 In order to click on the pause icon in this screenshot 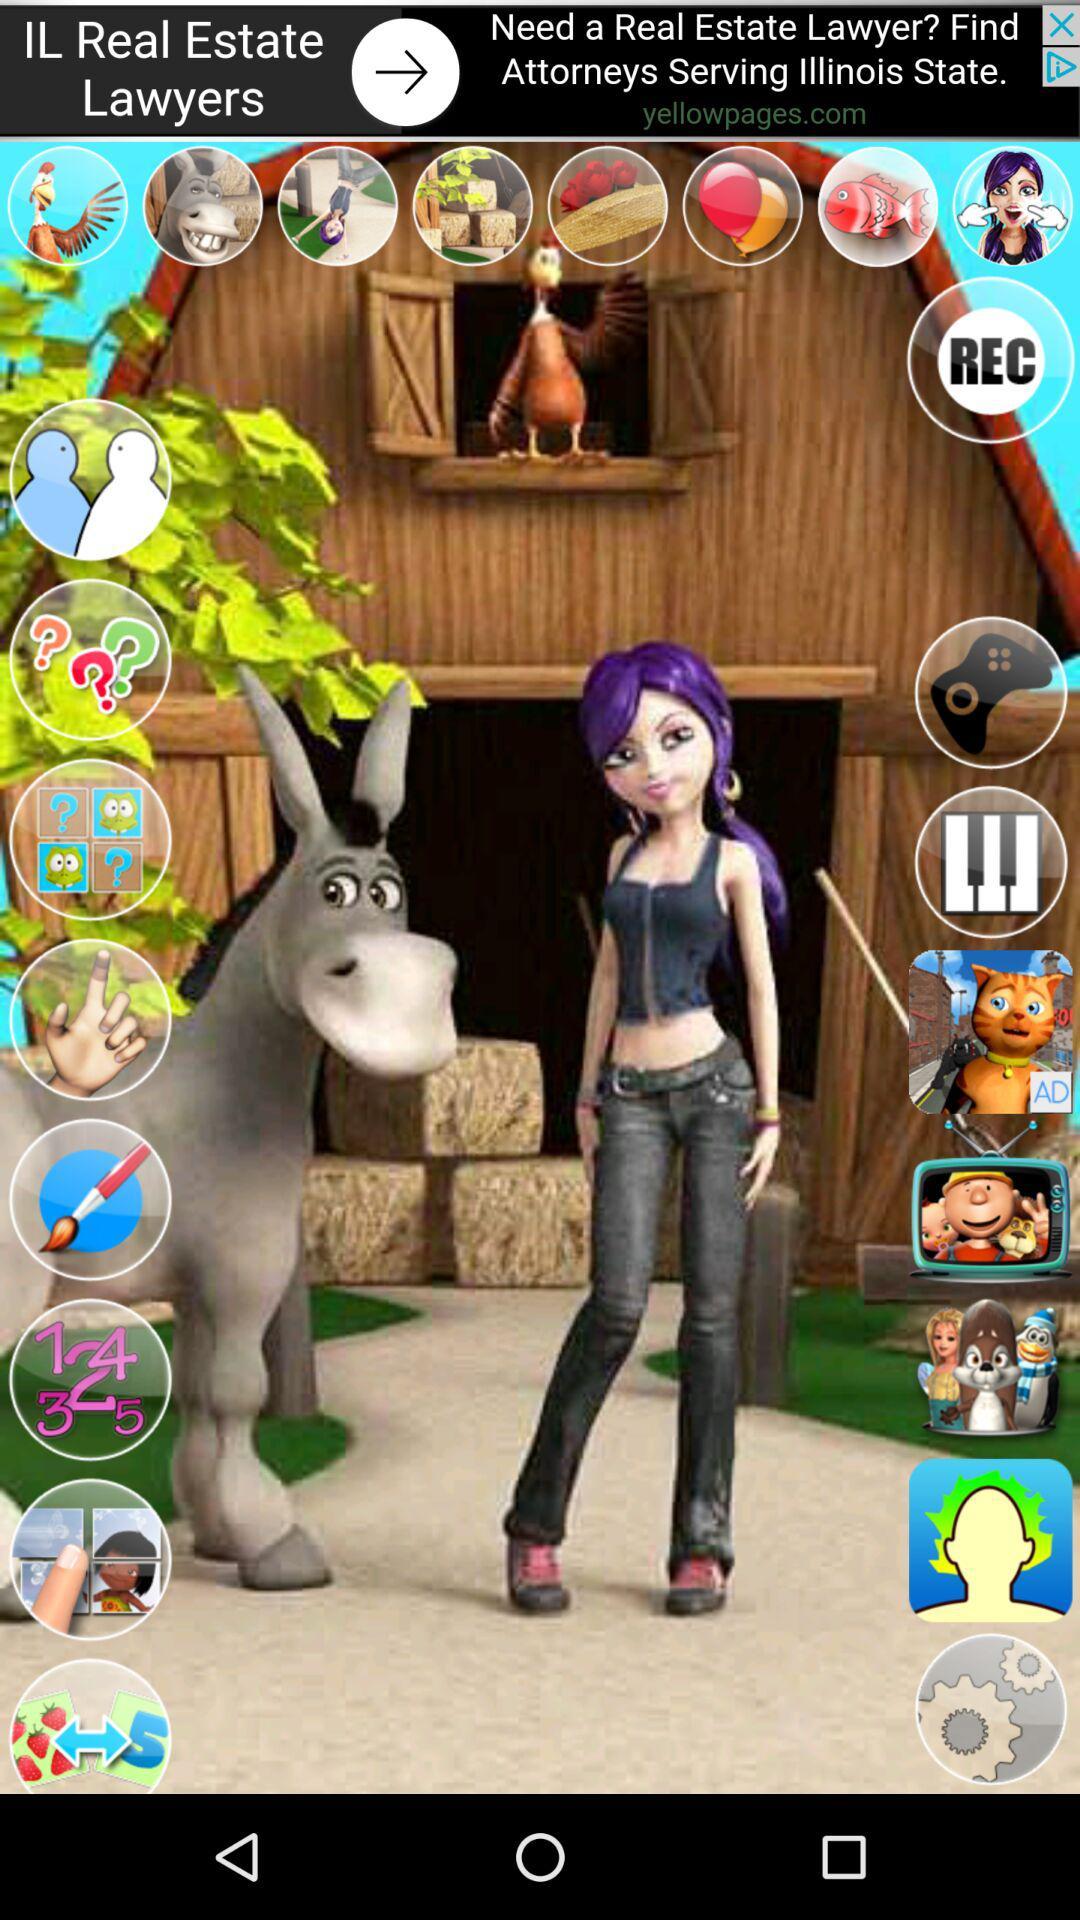, I will do `click(990, 922)`.